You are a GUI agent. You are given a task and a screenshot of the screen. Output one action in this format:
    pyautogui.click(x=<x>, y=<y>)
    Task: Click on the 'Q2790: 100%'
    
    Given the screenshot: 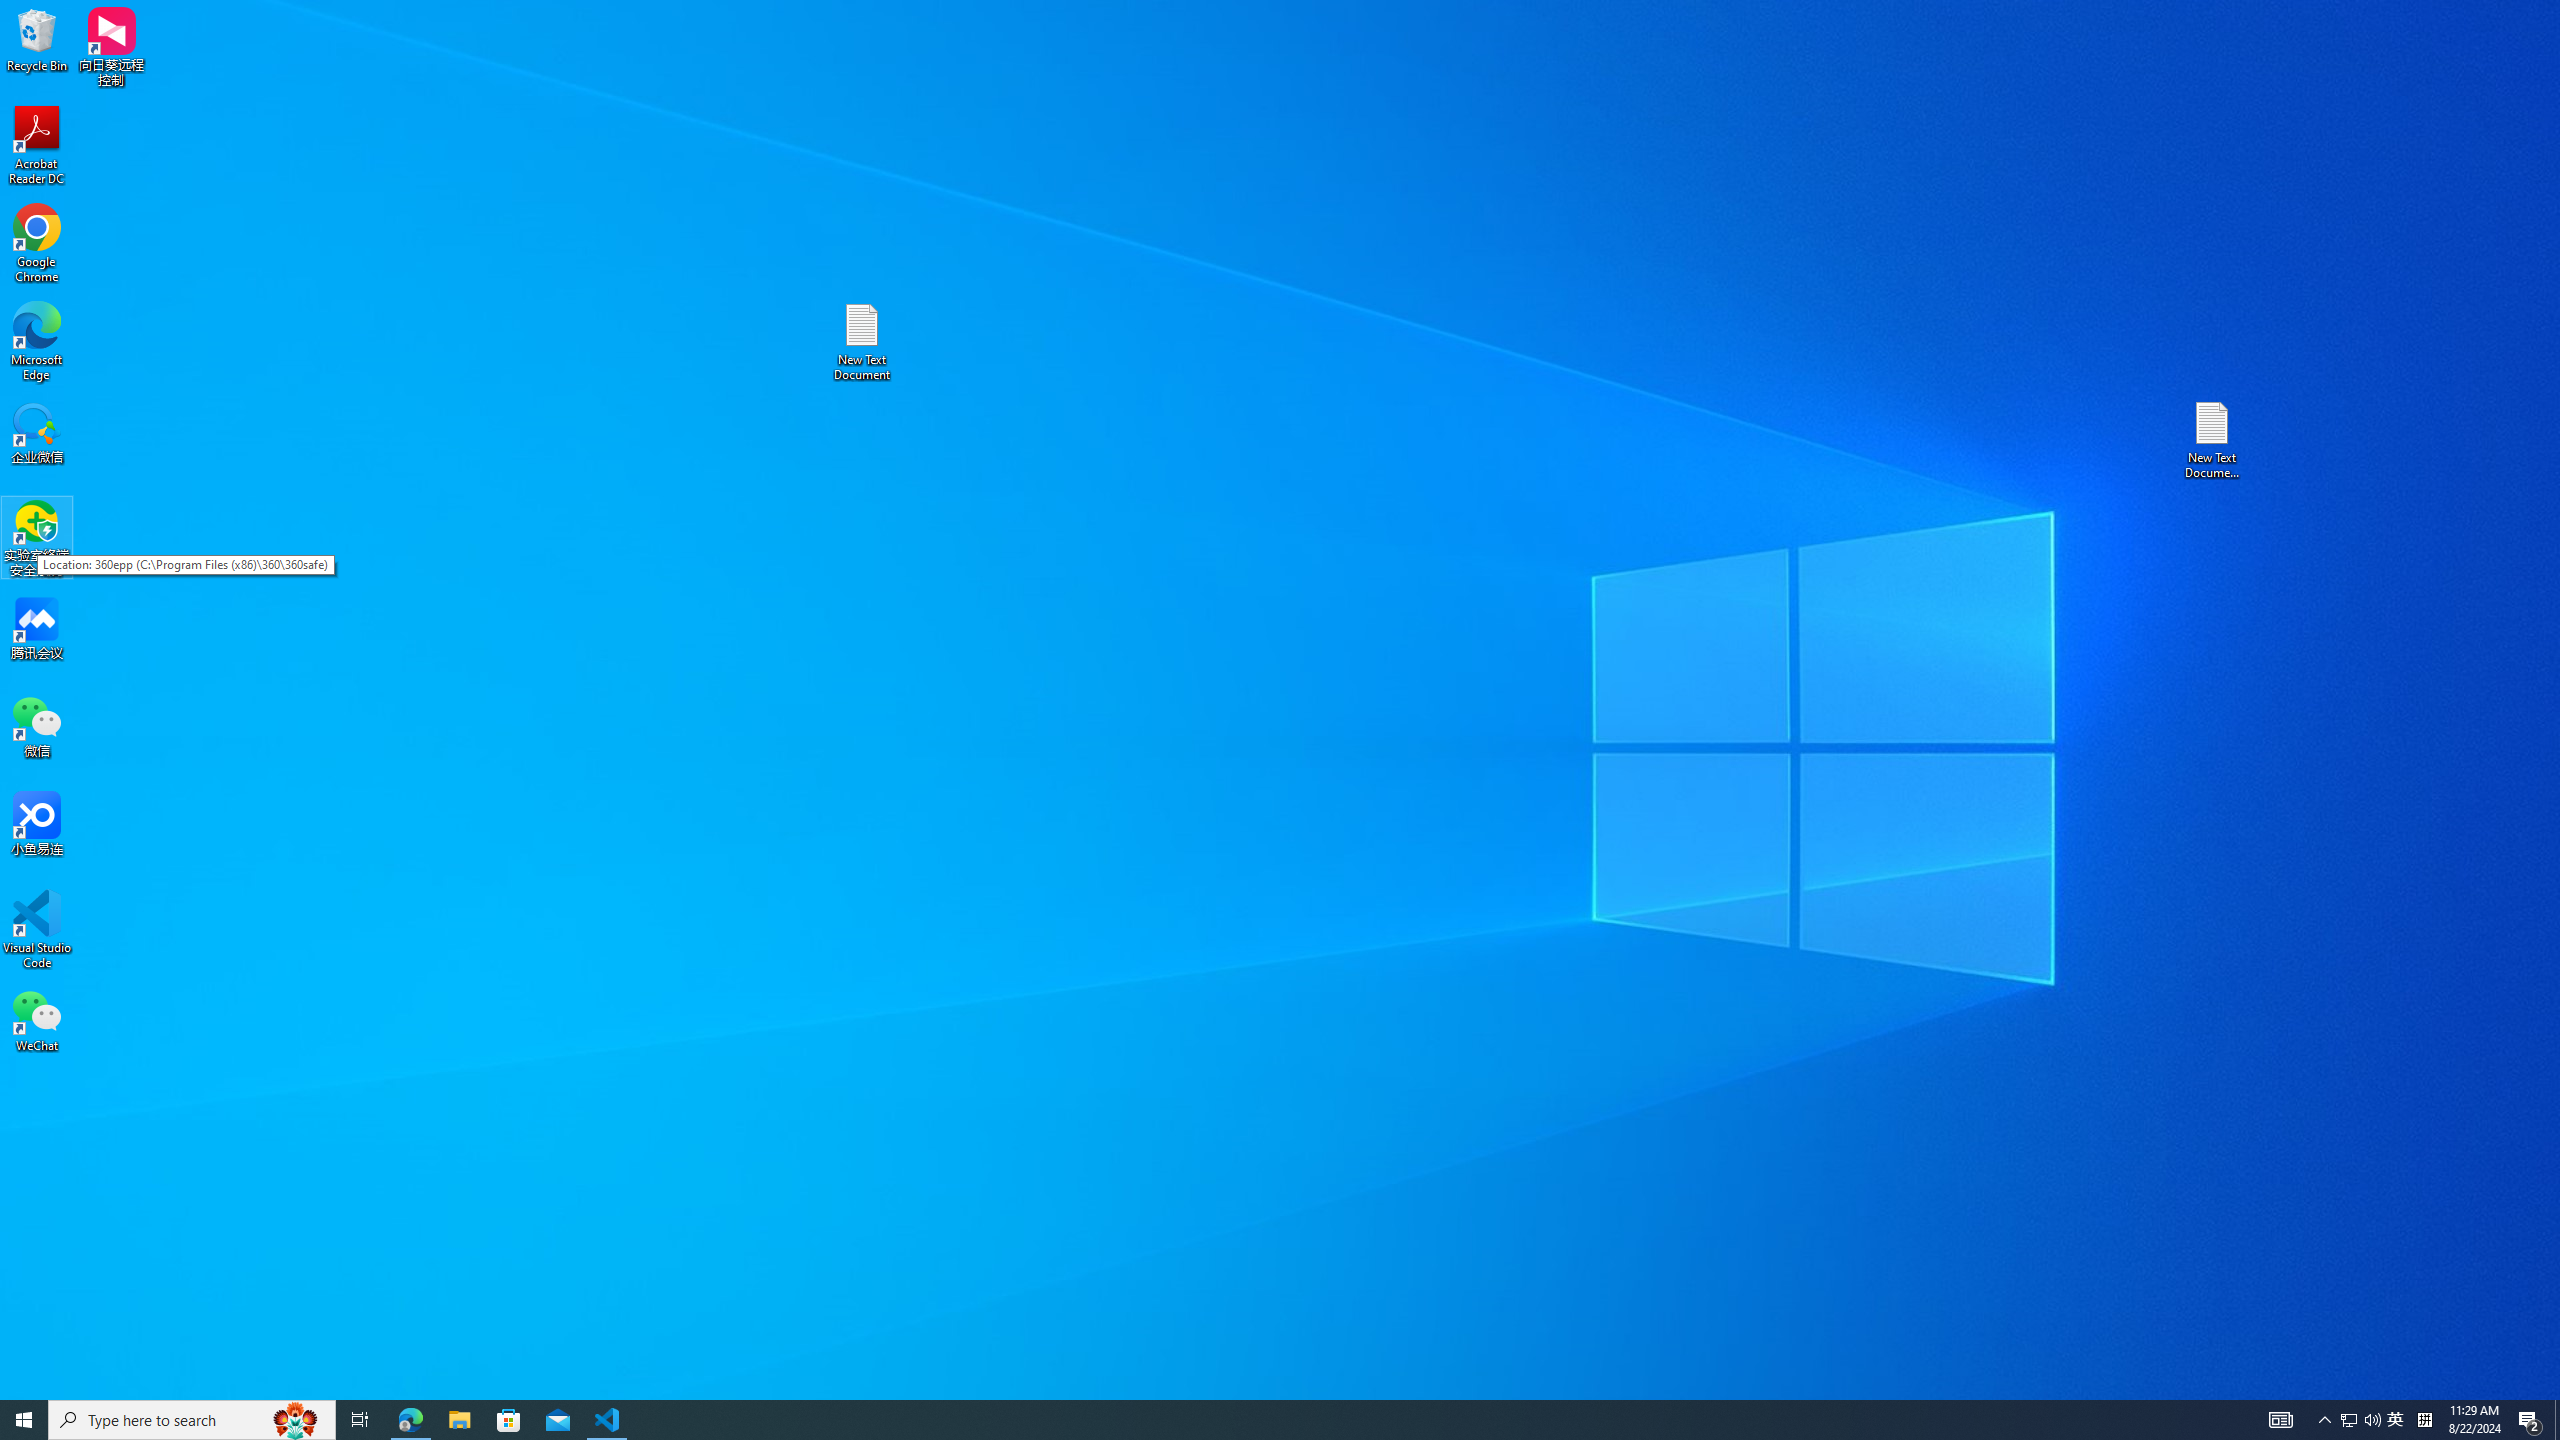 What is the action you would take?
    pyautogui.click(x=2372, y=1418)
    